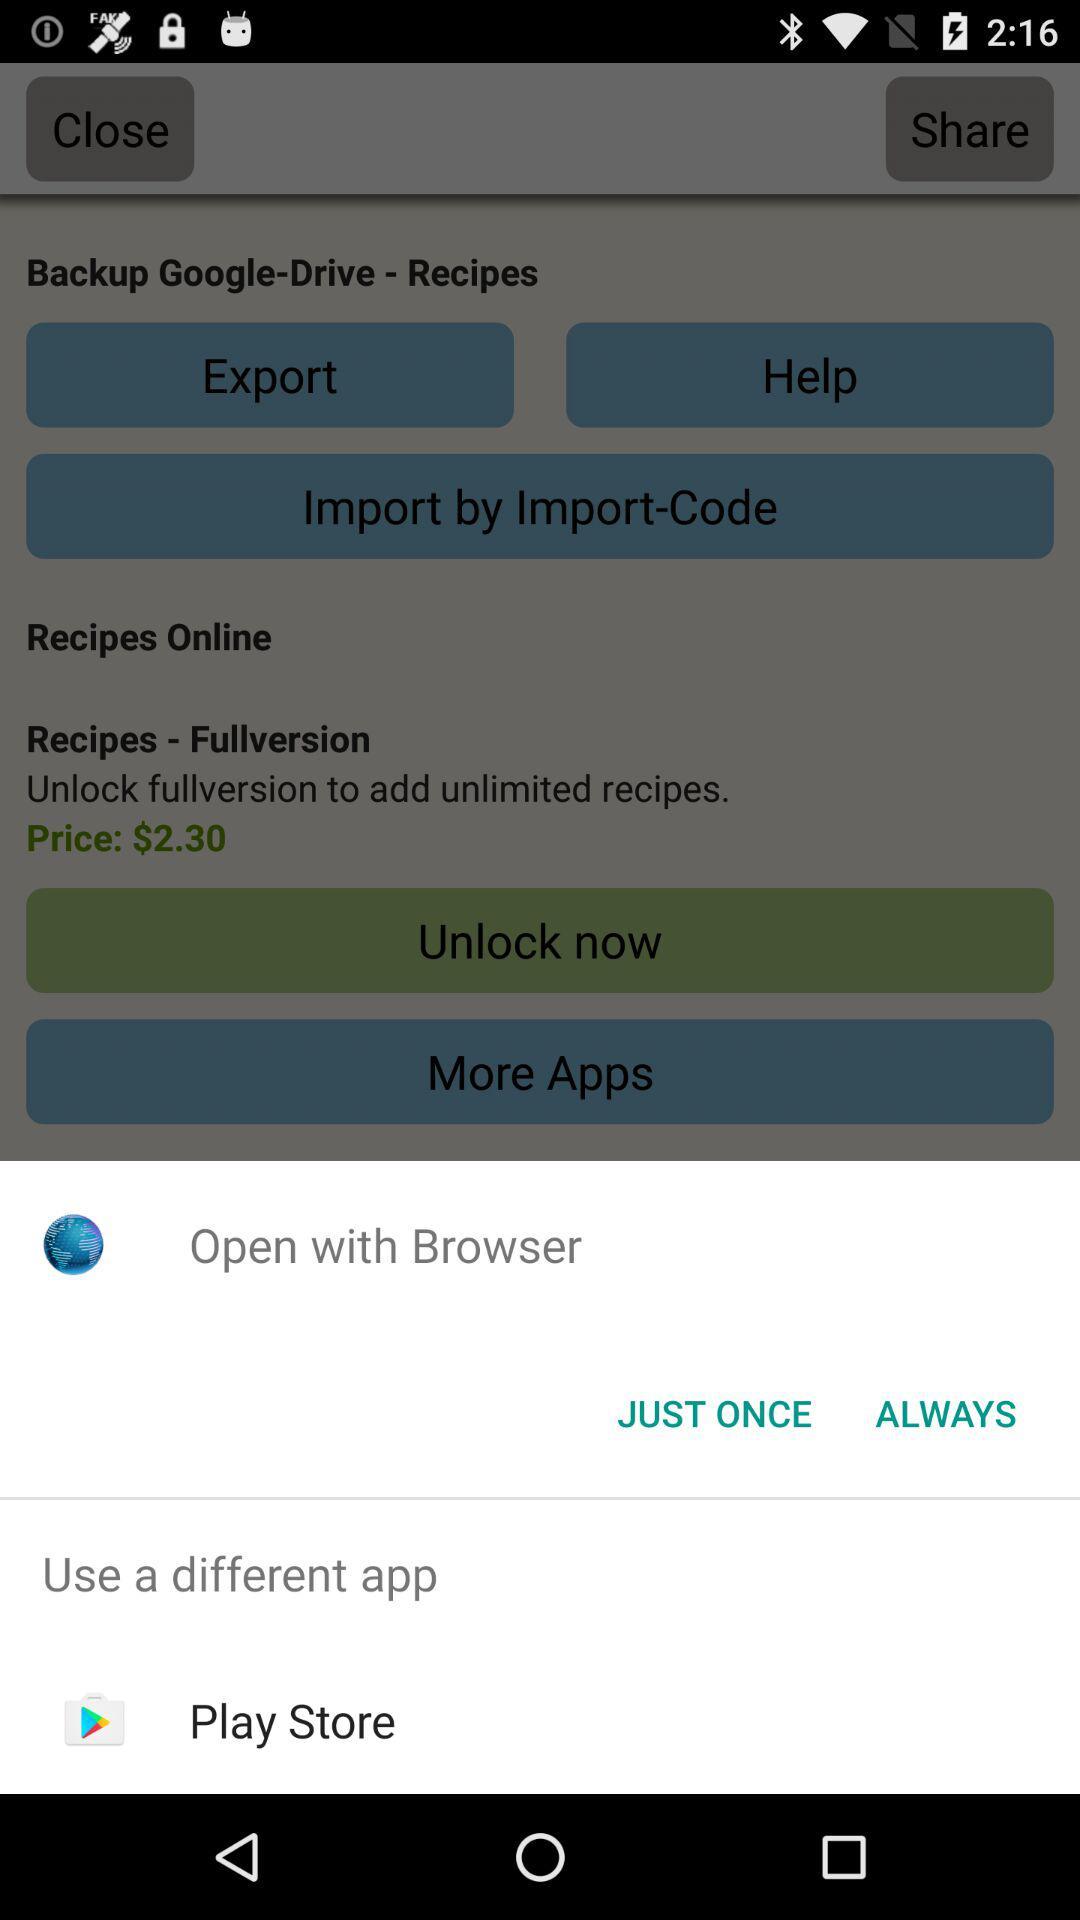  Describe the element at coordinates (945, 1411) in the screenshot. I see `always` at that location.